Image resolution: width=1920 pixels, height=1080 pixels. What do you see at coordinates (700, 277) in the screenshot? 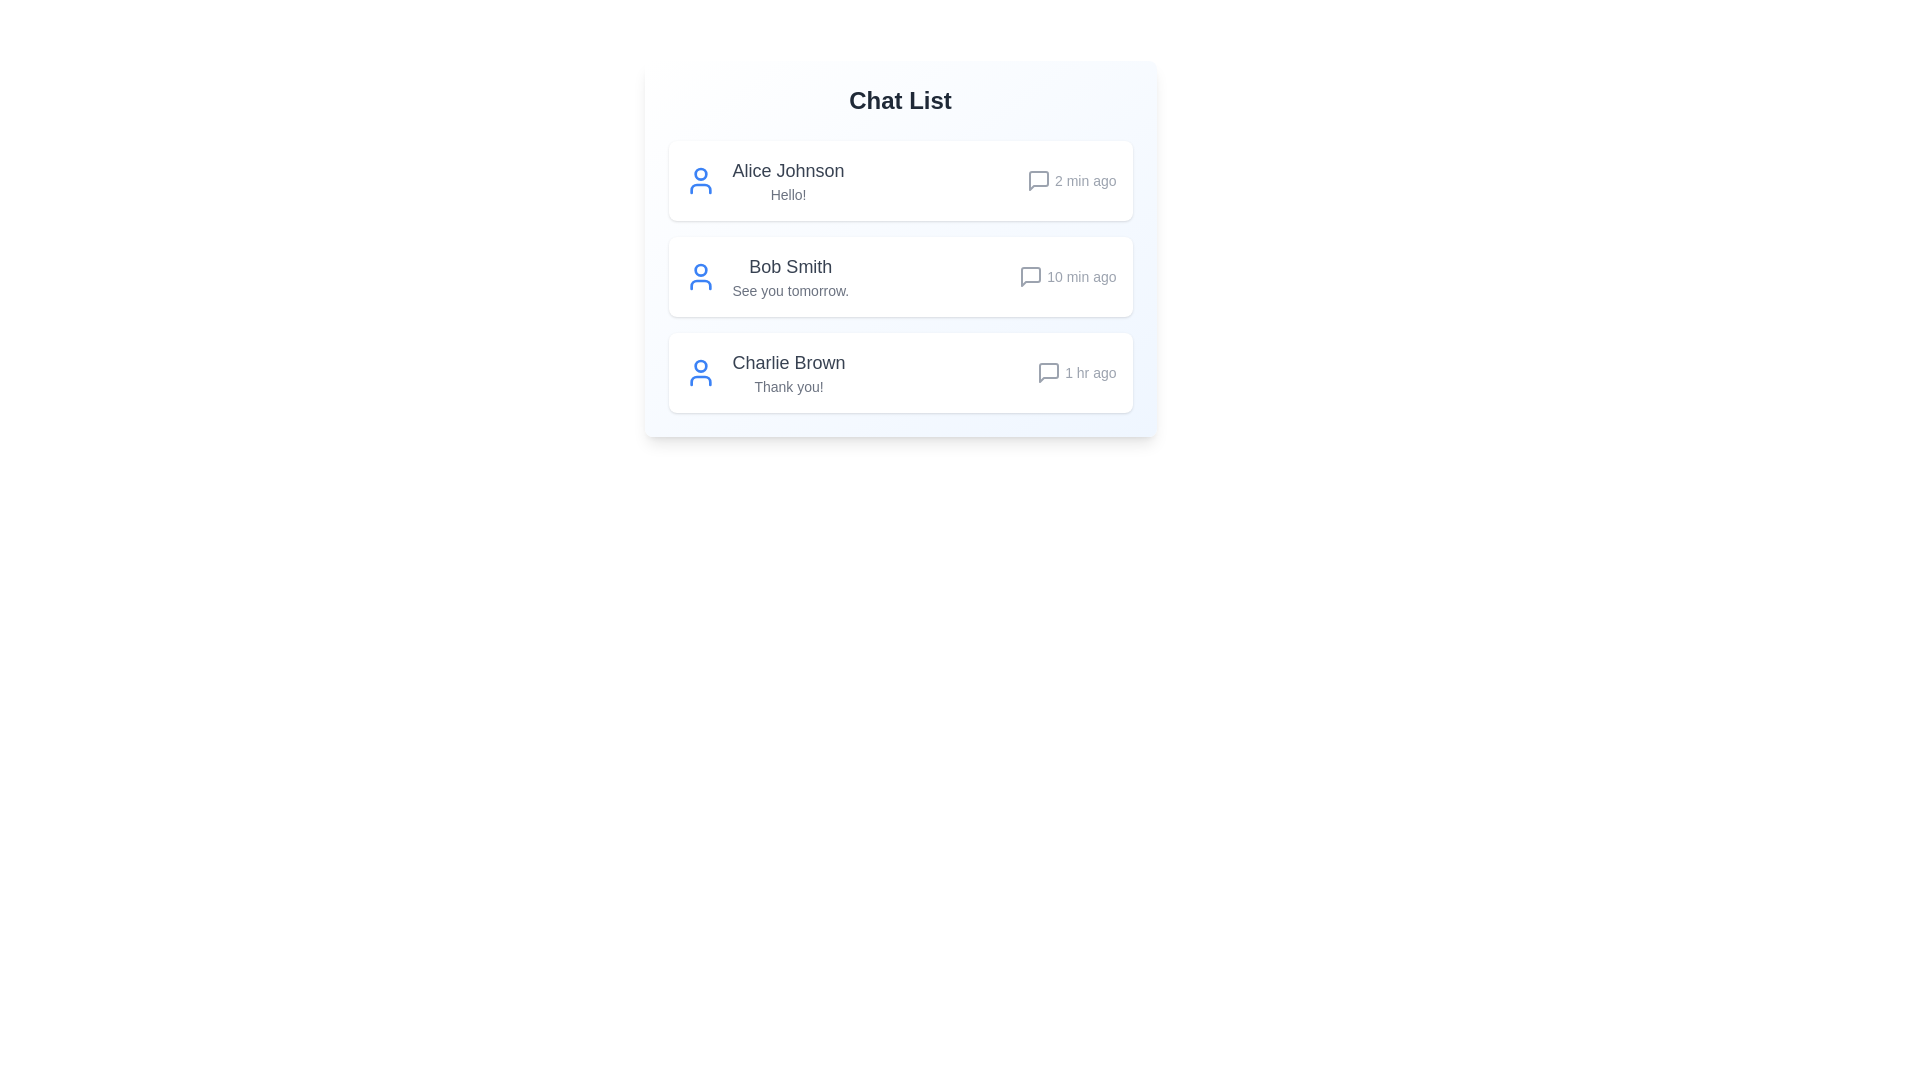
I see `the user icon for Bob Smith to inspect its functionality` at bounding box center [700, 277].